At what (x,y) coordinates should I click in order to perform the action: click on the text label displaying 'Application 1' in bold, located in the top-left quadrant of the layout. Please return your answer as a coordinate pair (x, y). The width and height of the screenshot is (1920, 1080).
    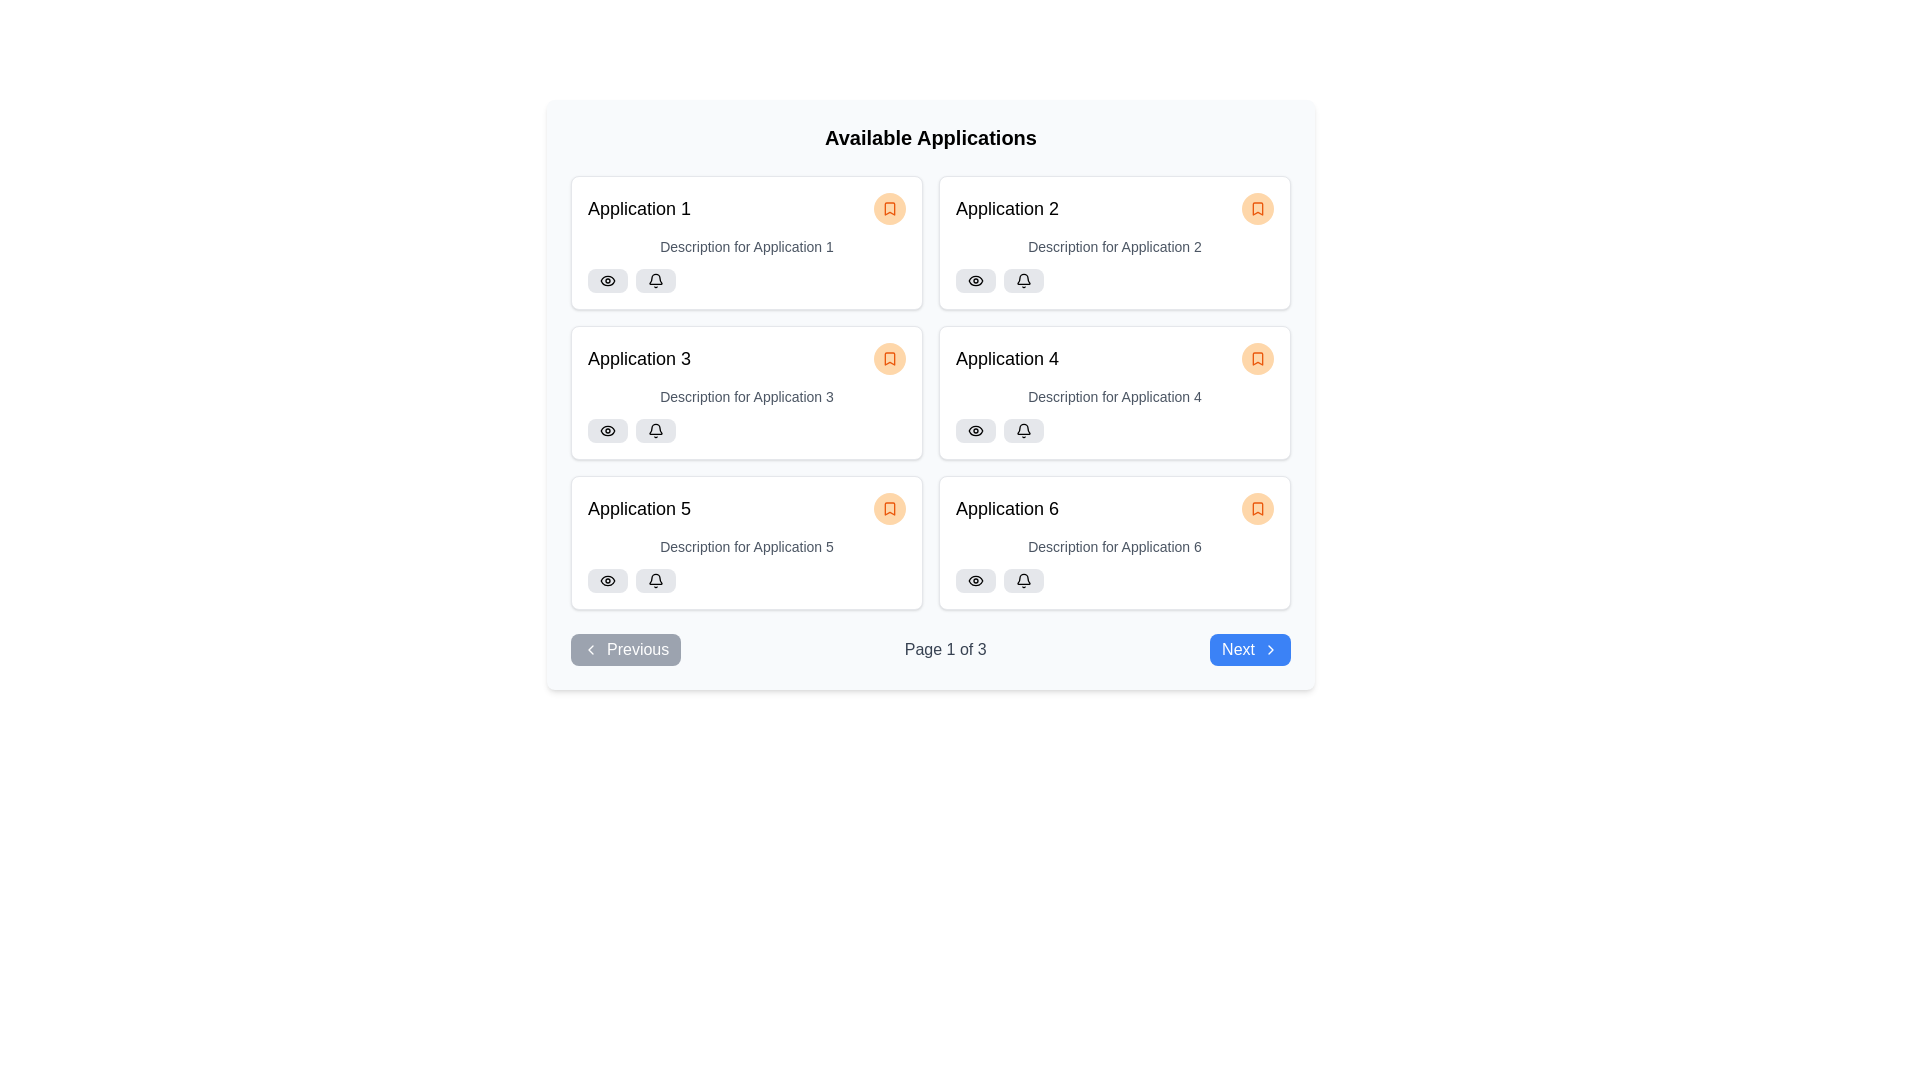
    Looking at the image, I should click on (638, 208).